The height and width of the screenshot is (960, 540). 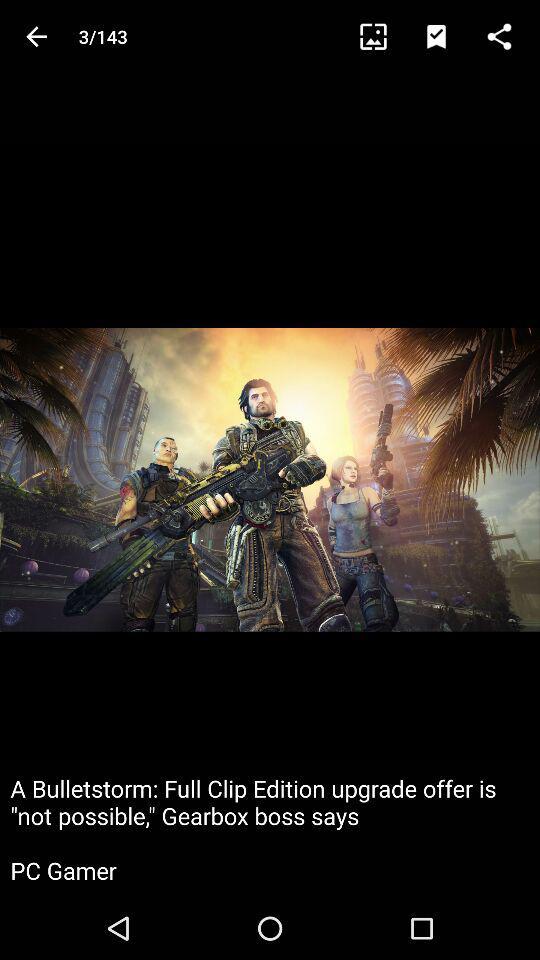 I want to click on the icon above a bulletstorm full icon, so click(x=445, y=35).